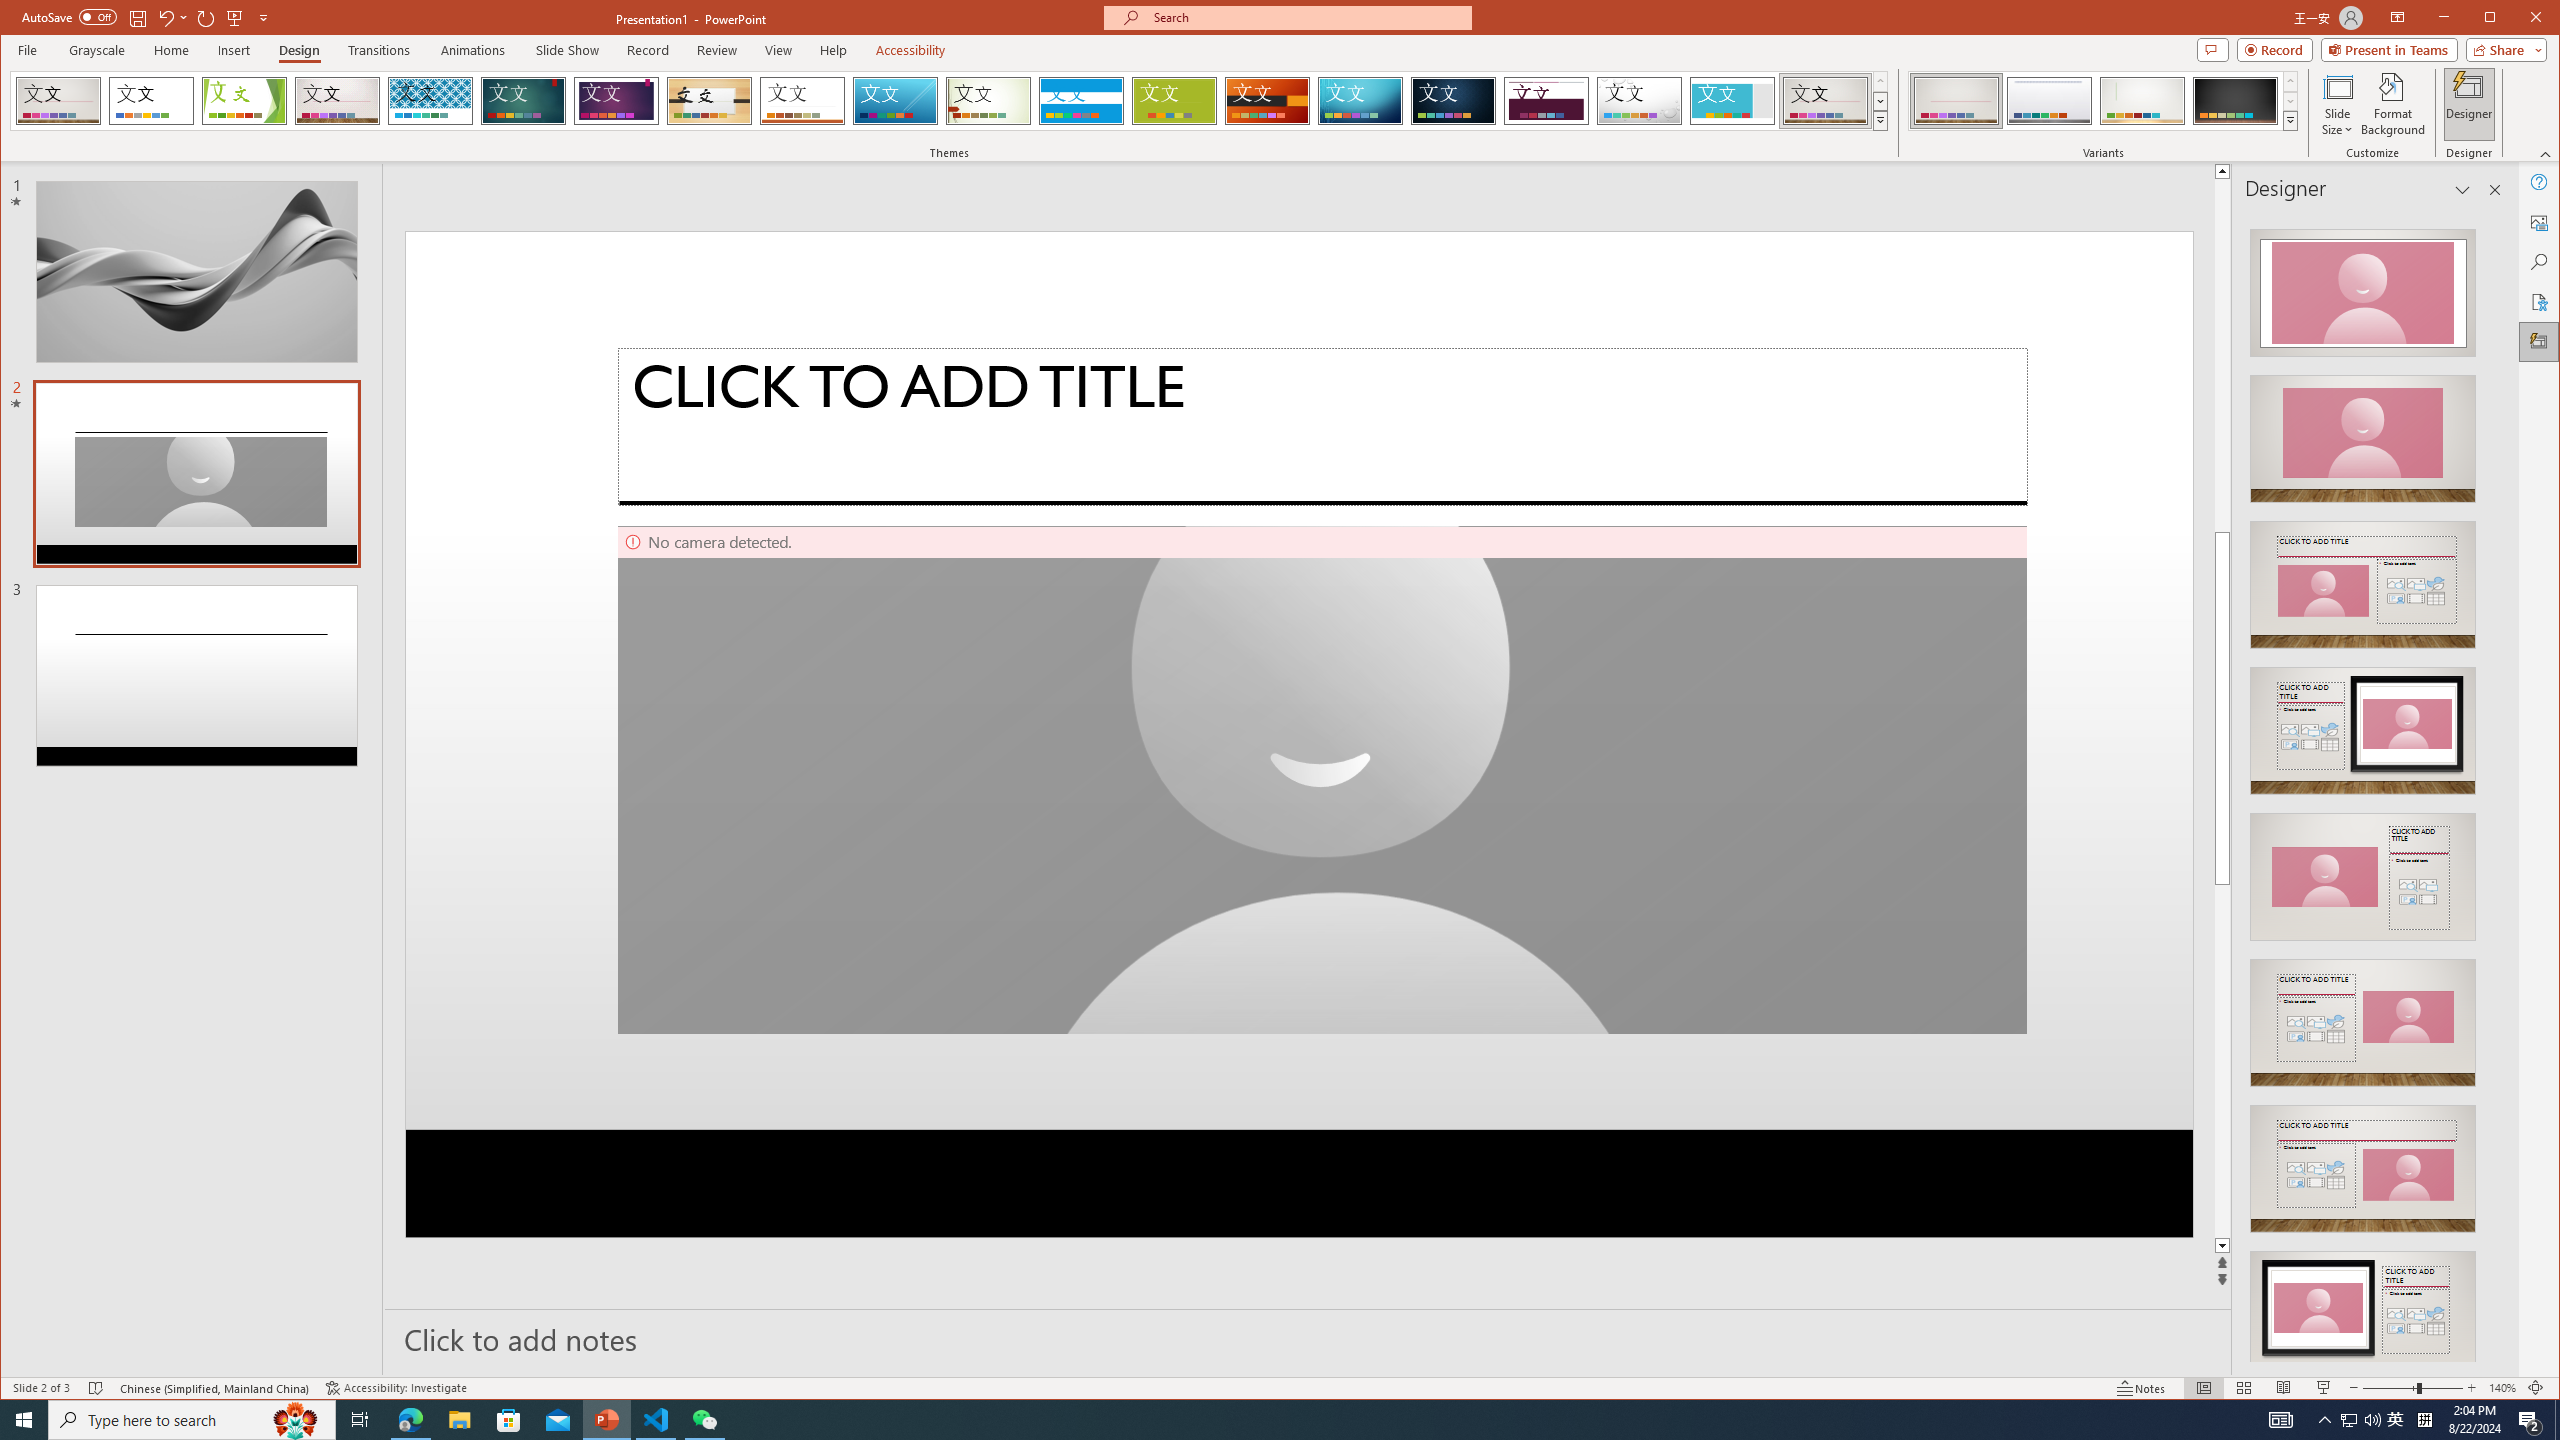  I want to click on 'Circuit', so click(1360, 100).